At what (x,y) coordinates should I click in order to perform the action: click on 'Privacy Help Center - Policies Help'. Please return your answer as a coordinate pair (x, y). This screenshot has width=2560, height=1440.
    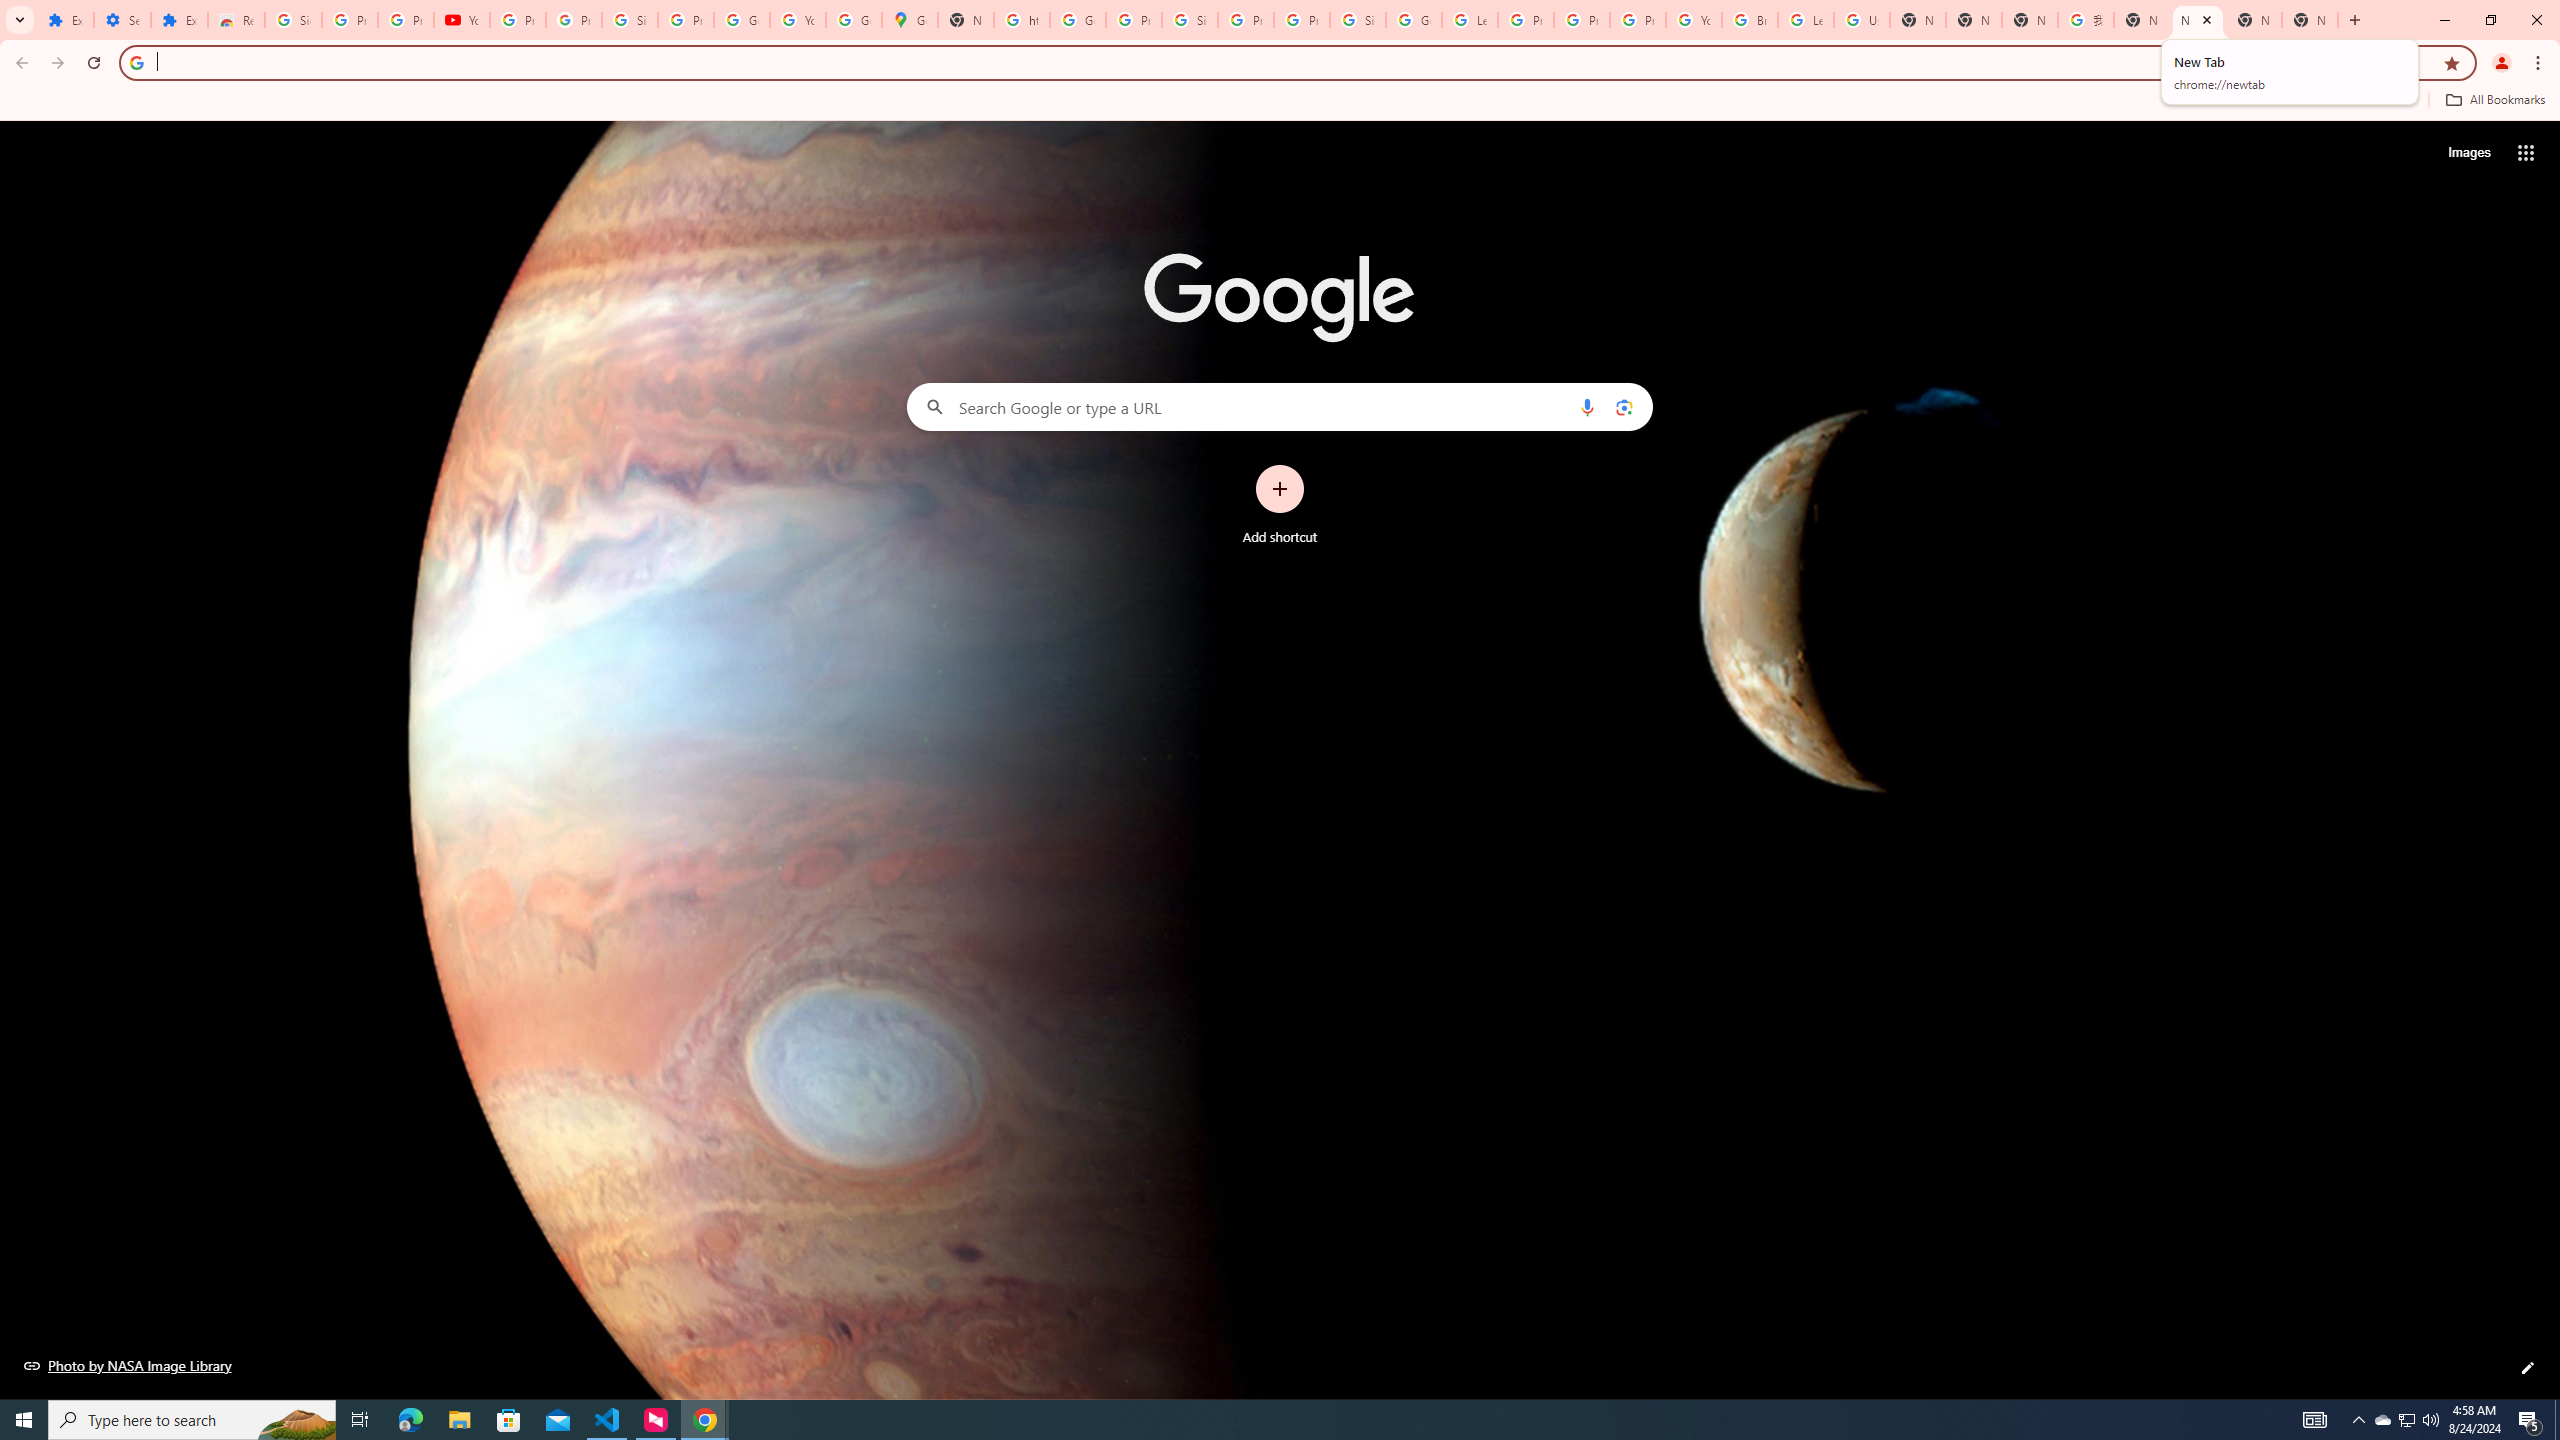
    Looking at the image, I should click on (1581, 19).